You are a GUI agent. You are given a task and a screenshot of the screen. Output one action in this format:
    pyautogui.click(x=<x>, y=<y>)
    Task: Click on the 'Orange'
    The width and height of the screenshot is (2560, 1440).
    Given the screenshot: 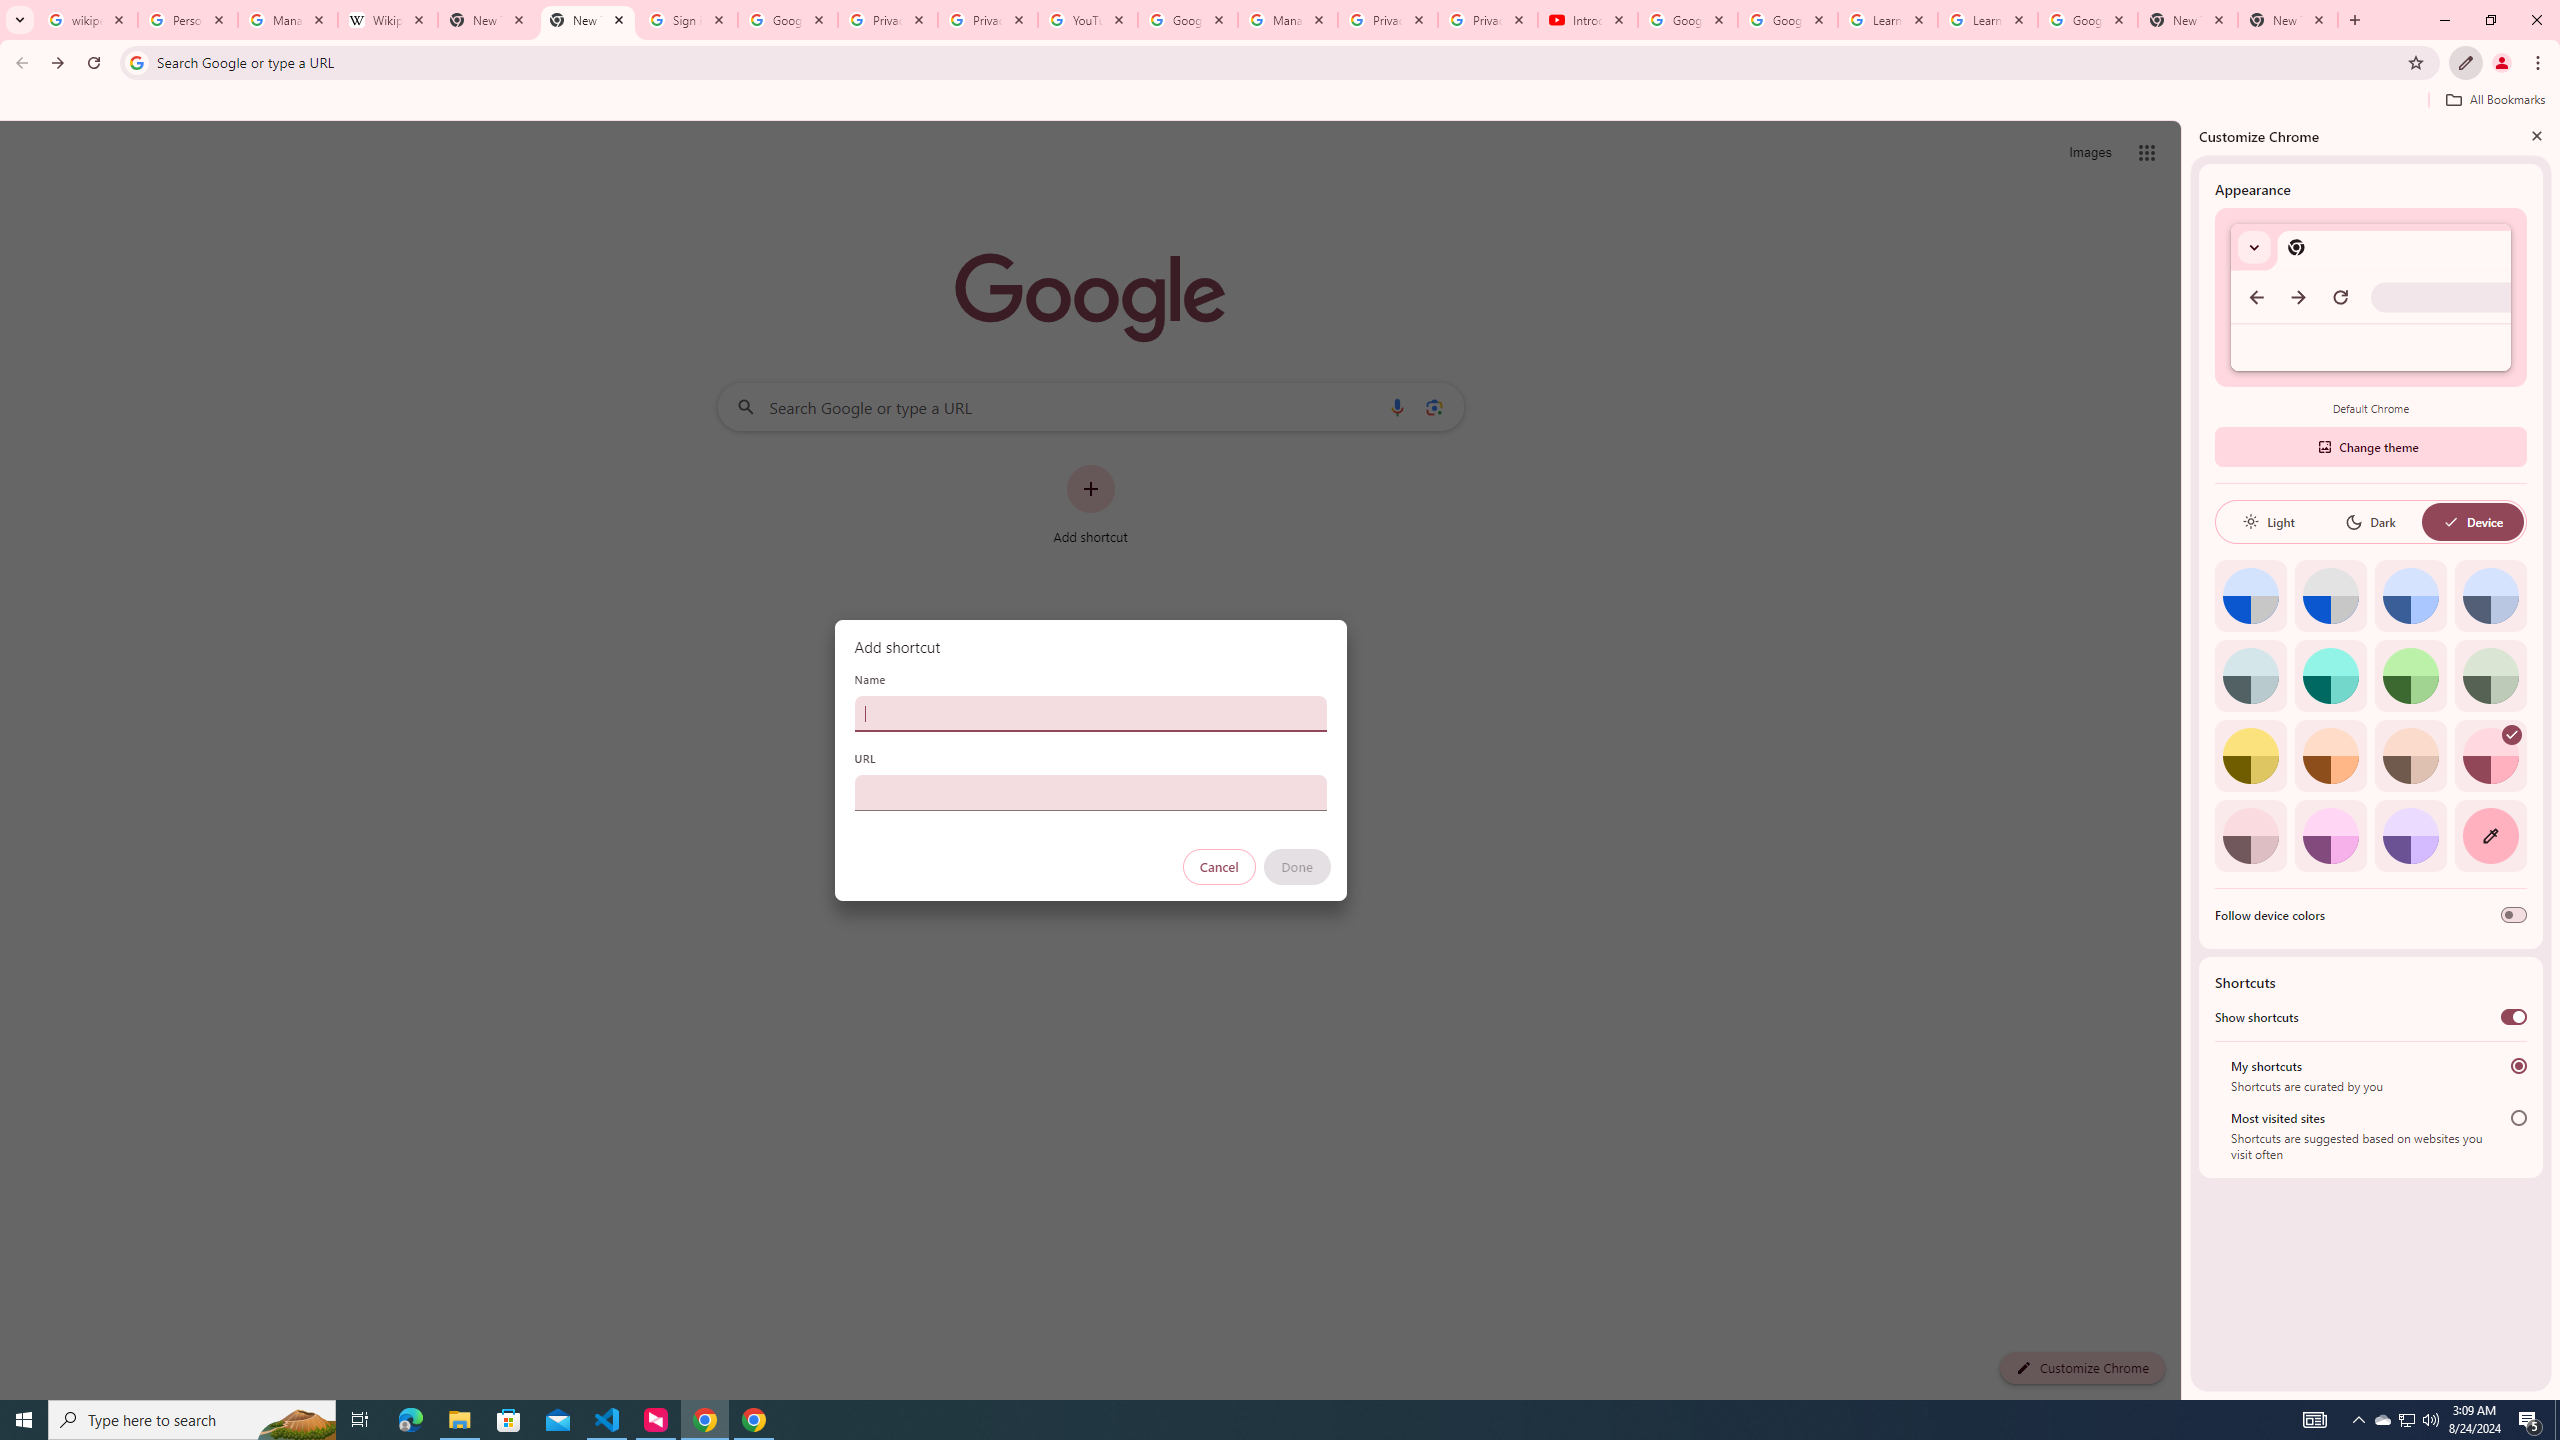 What is the action you would take?
    pyautogui.click(x=2329, y=755)
    